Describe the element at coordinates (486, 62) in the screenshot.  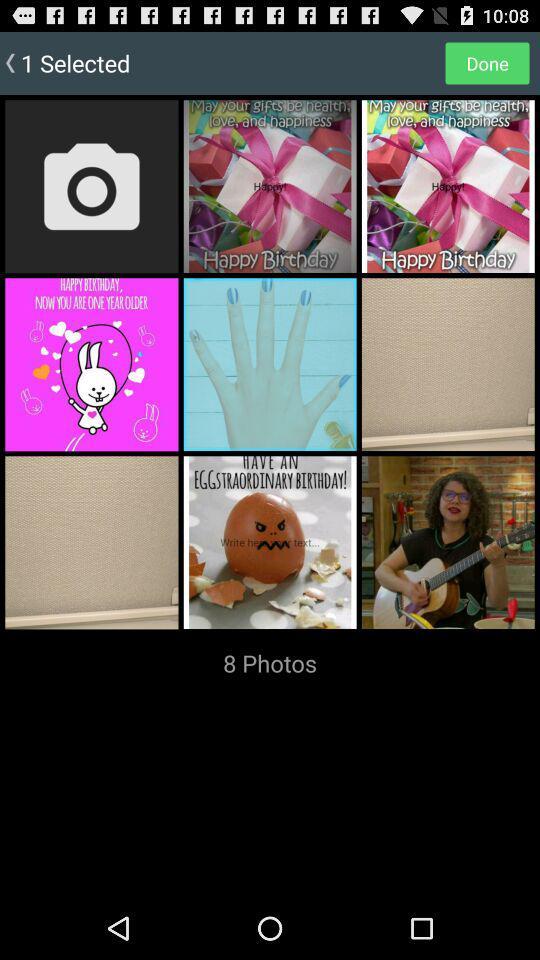
I see `done button` at that location.